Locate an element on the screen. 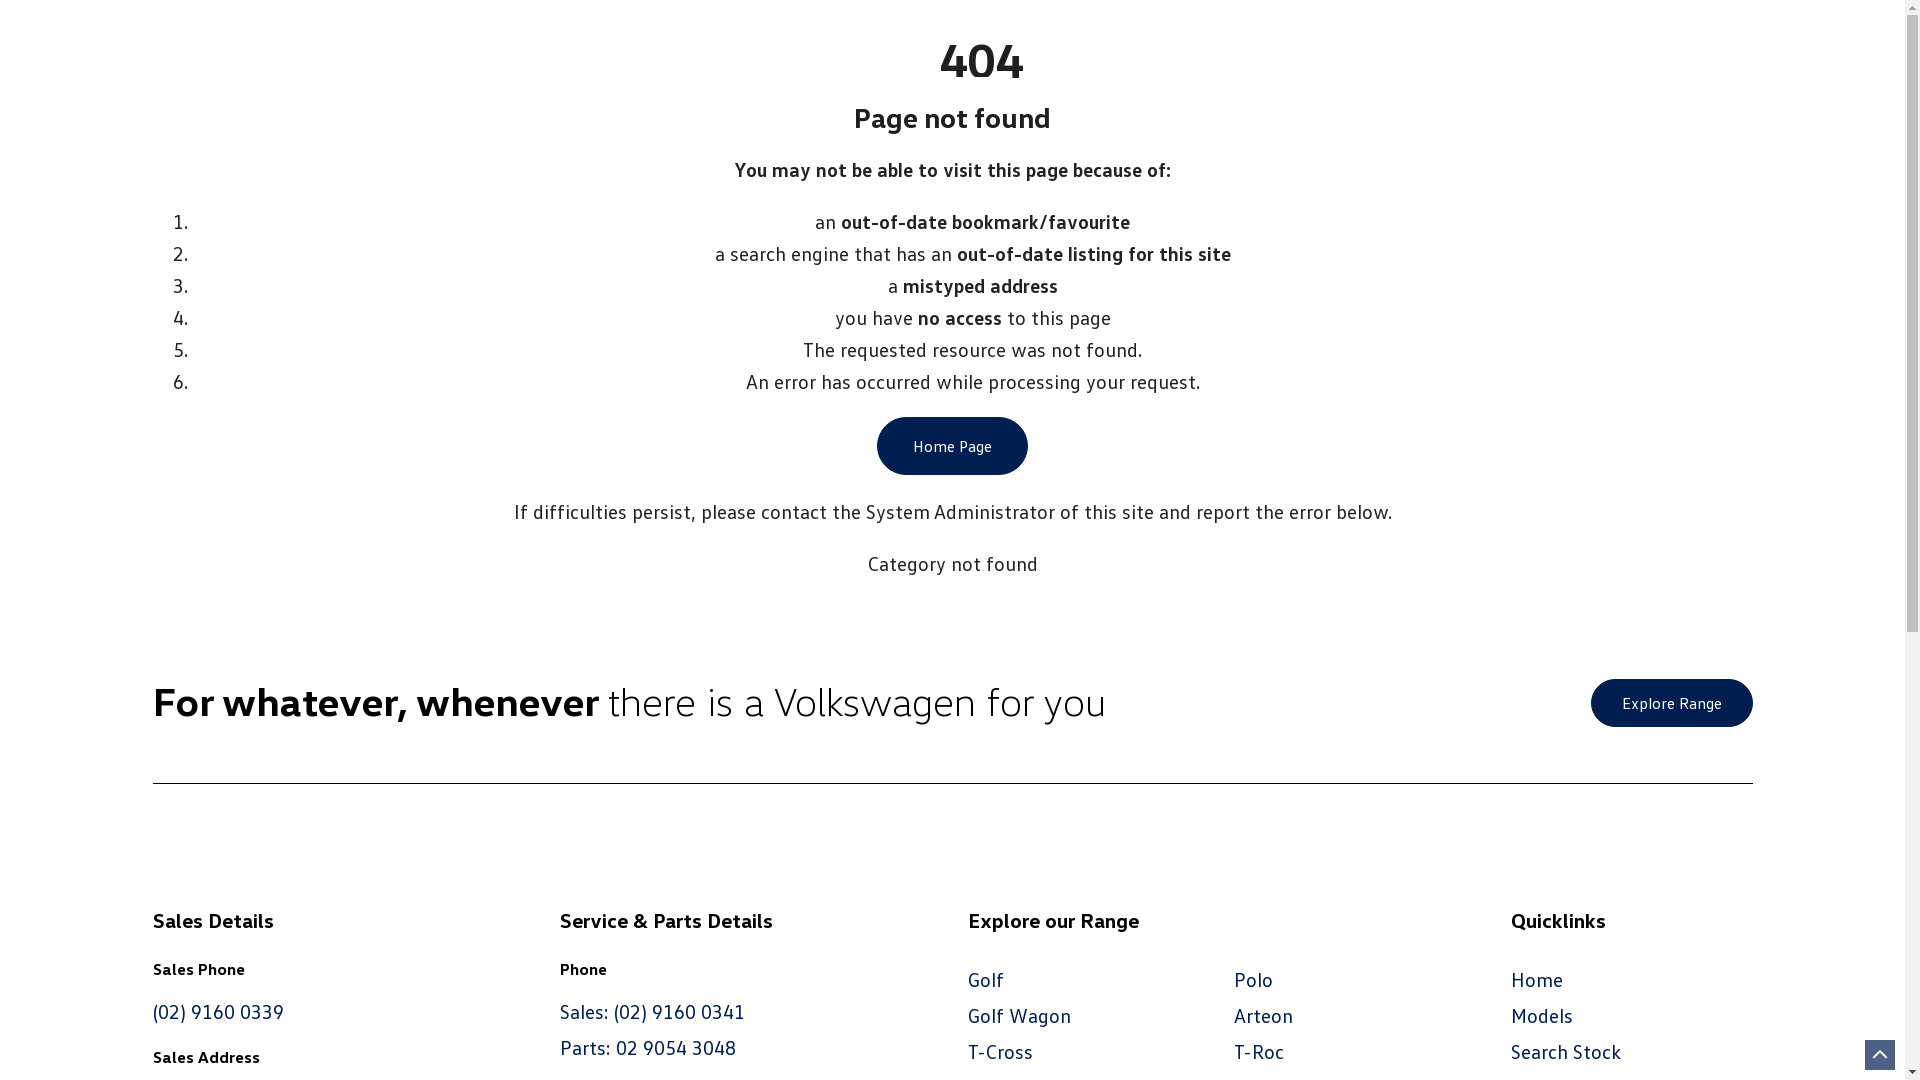  '(02) 9160 0339' is located at coordinates (217, 1010).